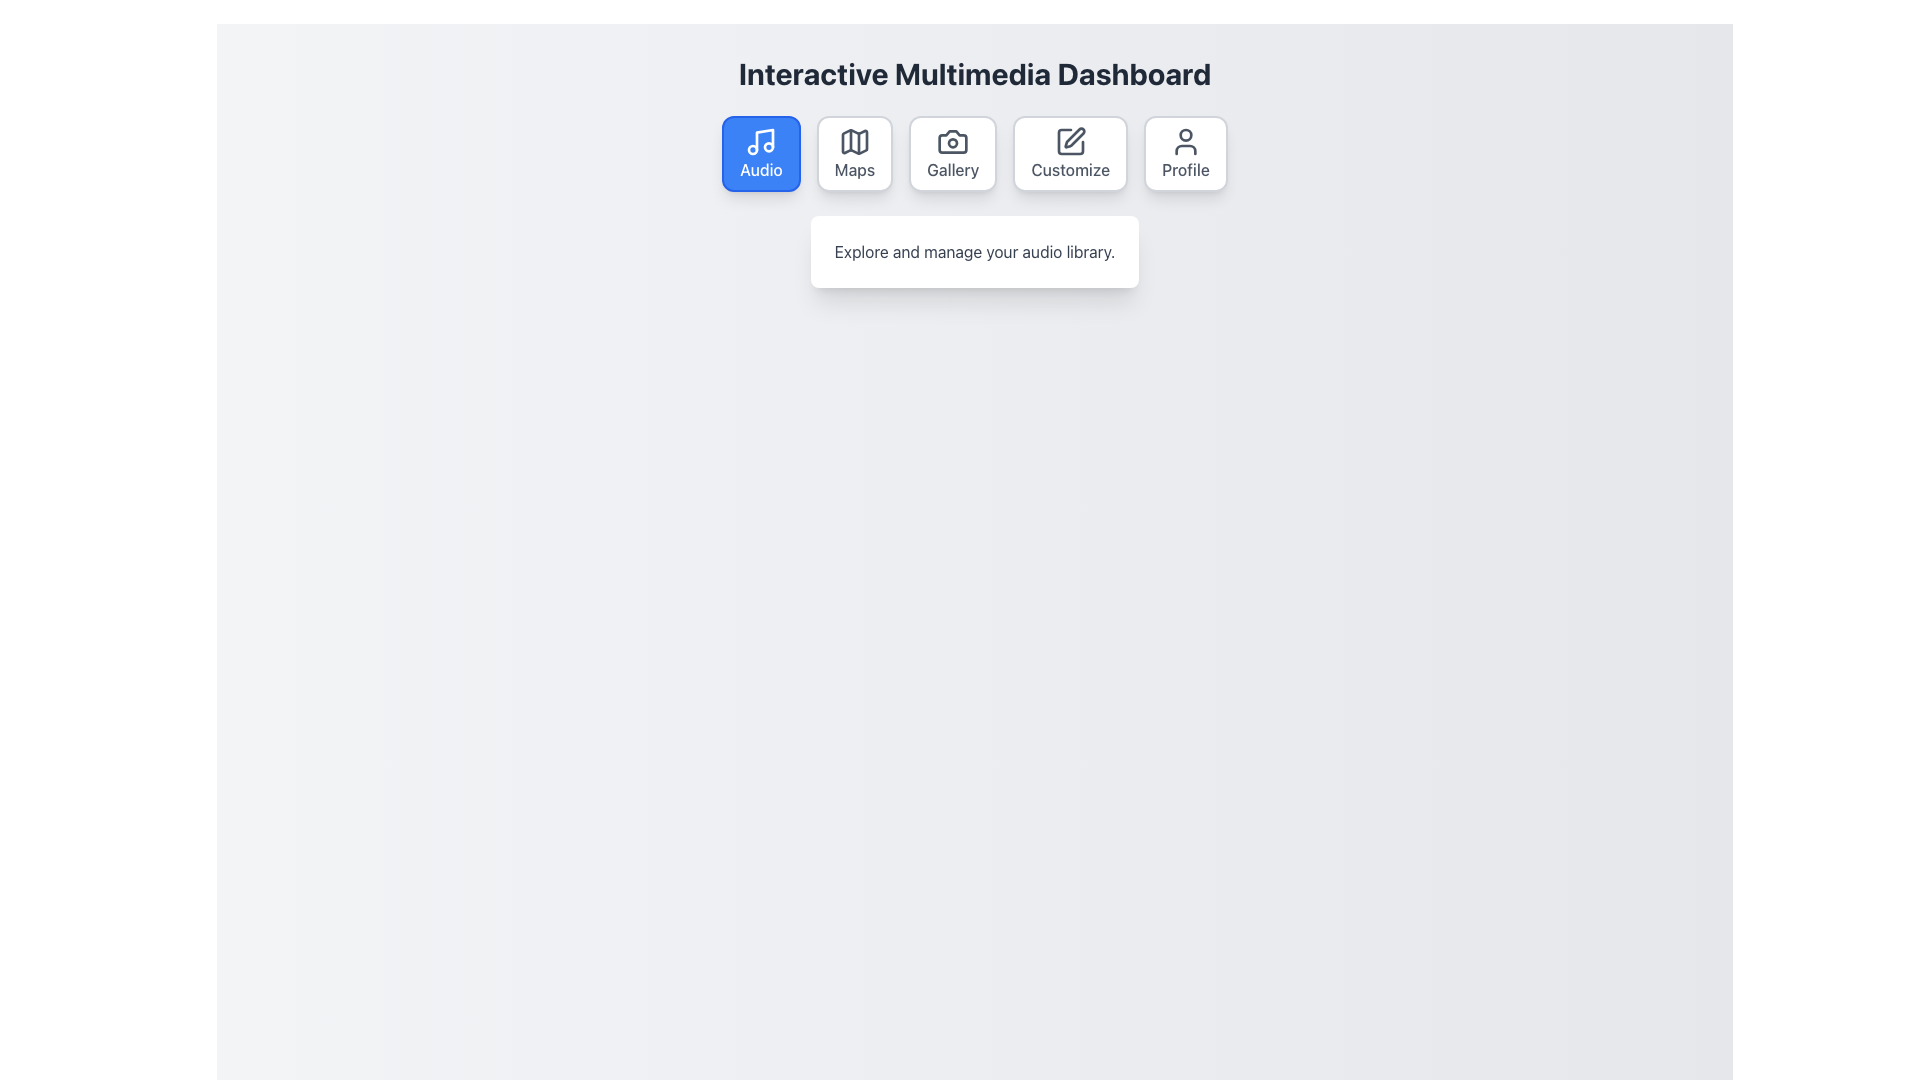  I want to click on text label that describes the gallery section, which is the third item in a row of five options, positioned below a camera icon, so click(952, 168).